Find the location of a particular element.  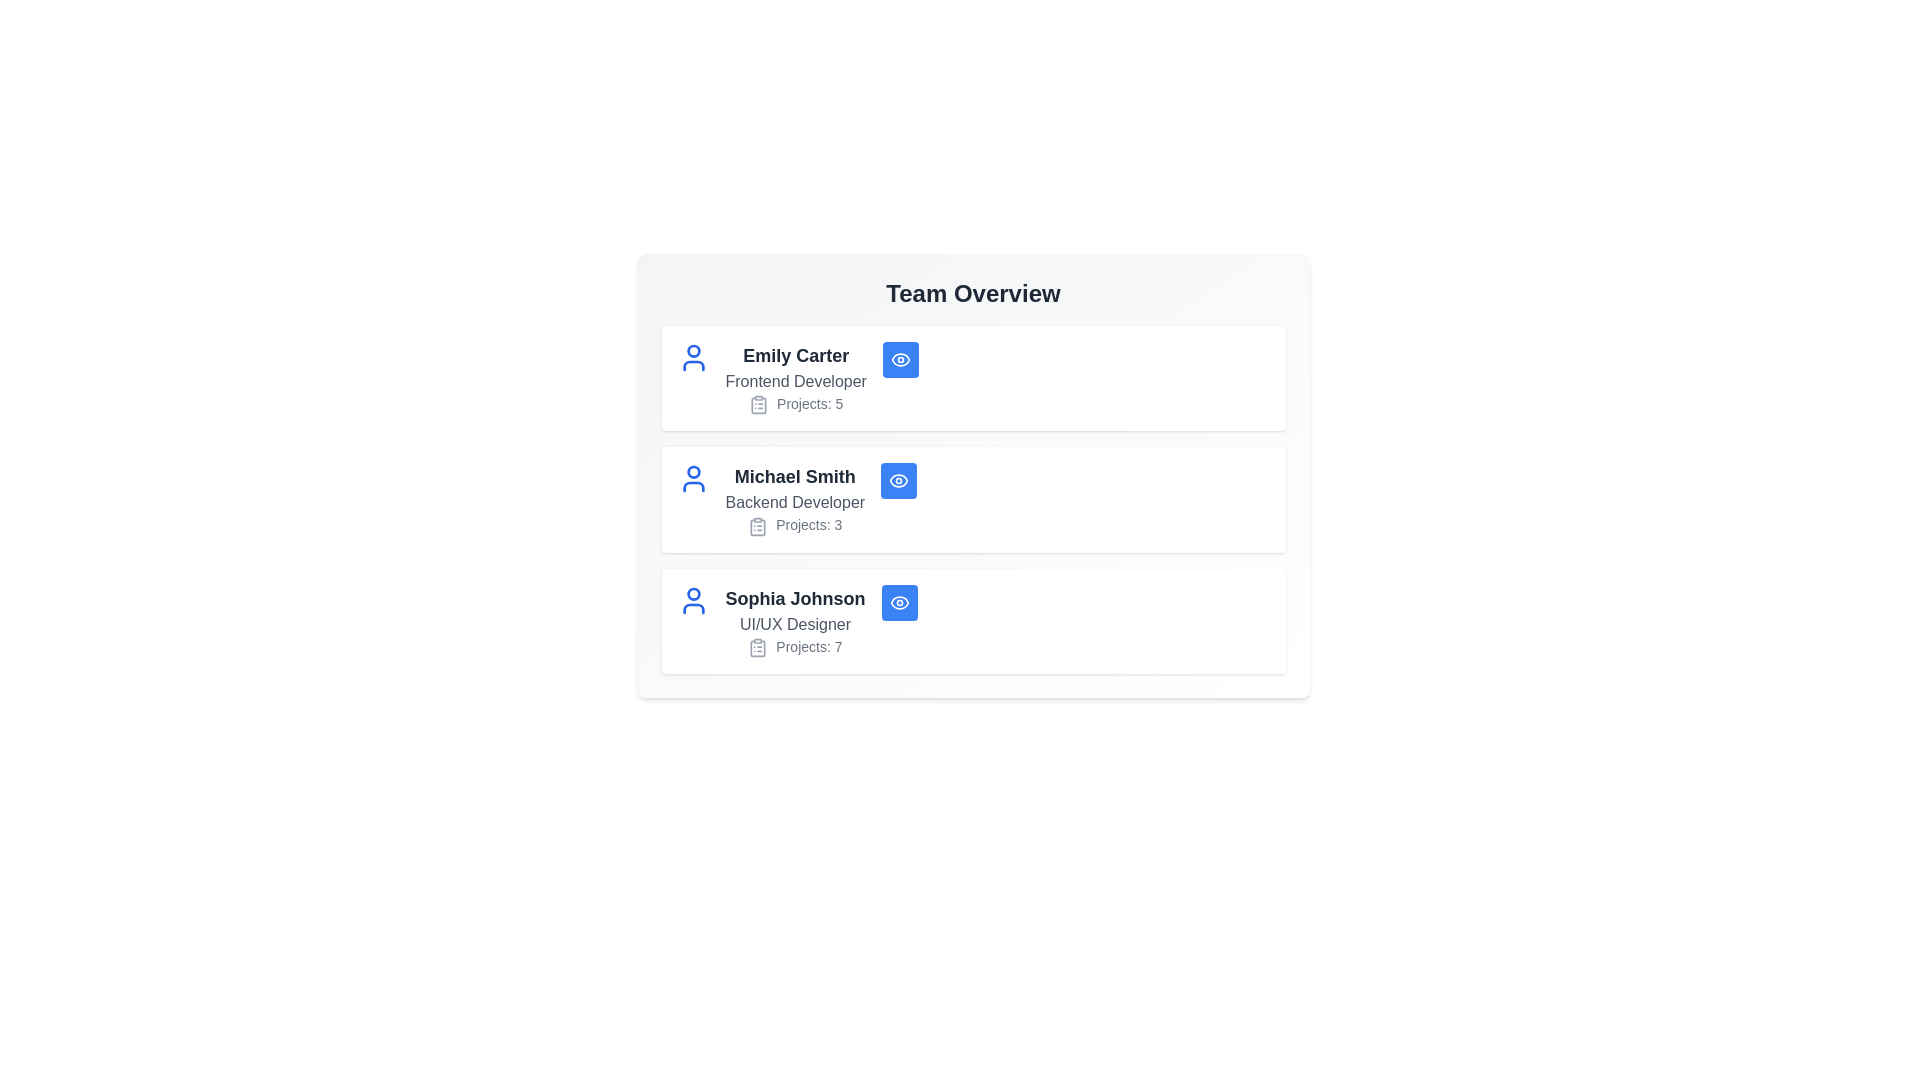

the icon representing a team member identified by Emily Carter is located at coordinates (693, 357).